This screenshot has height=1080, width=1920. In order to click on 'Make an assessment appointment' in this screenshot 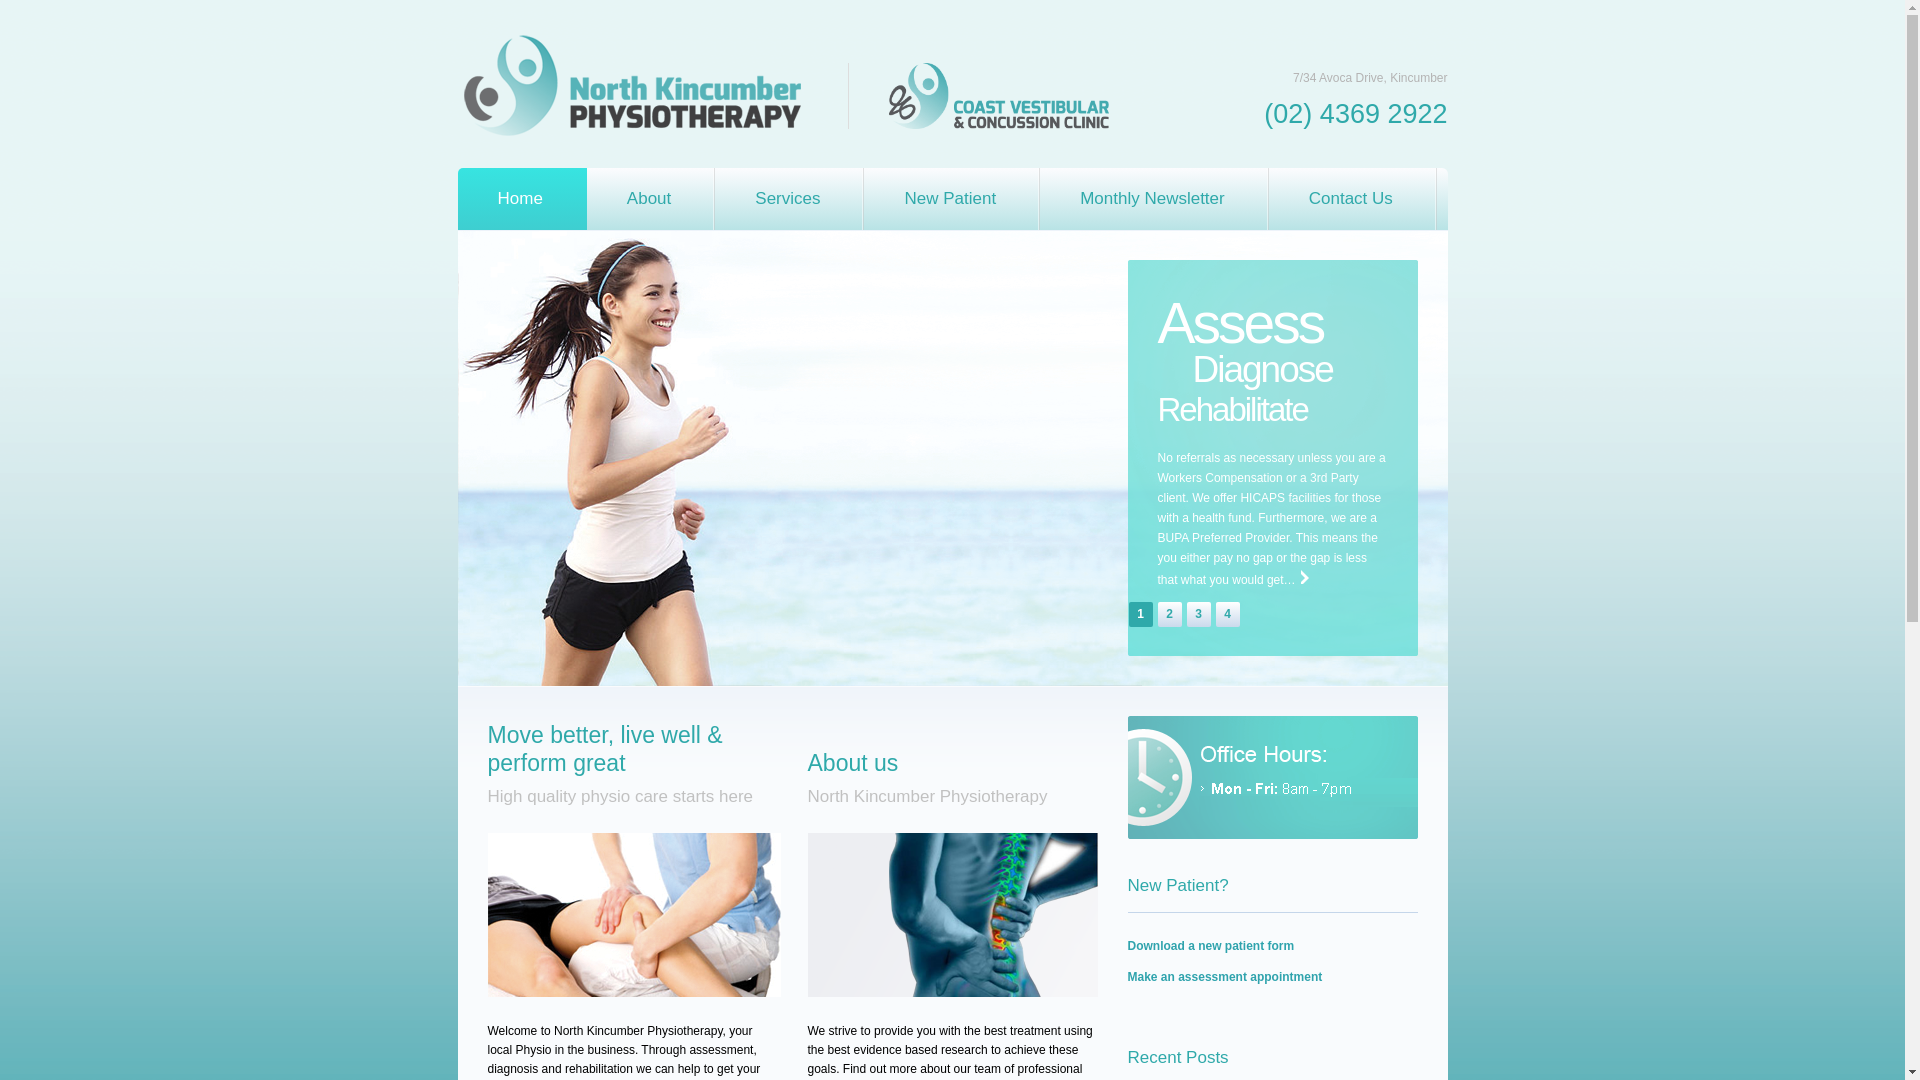, I will do `click(1224, 975)`.